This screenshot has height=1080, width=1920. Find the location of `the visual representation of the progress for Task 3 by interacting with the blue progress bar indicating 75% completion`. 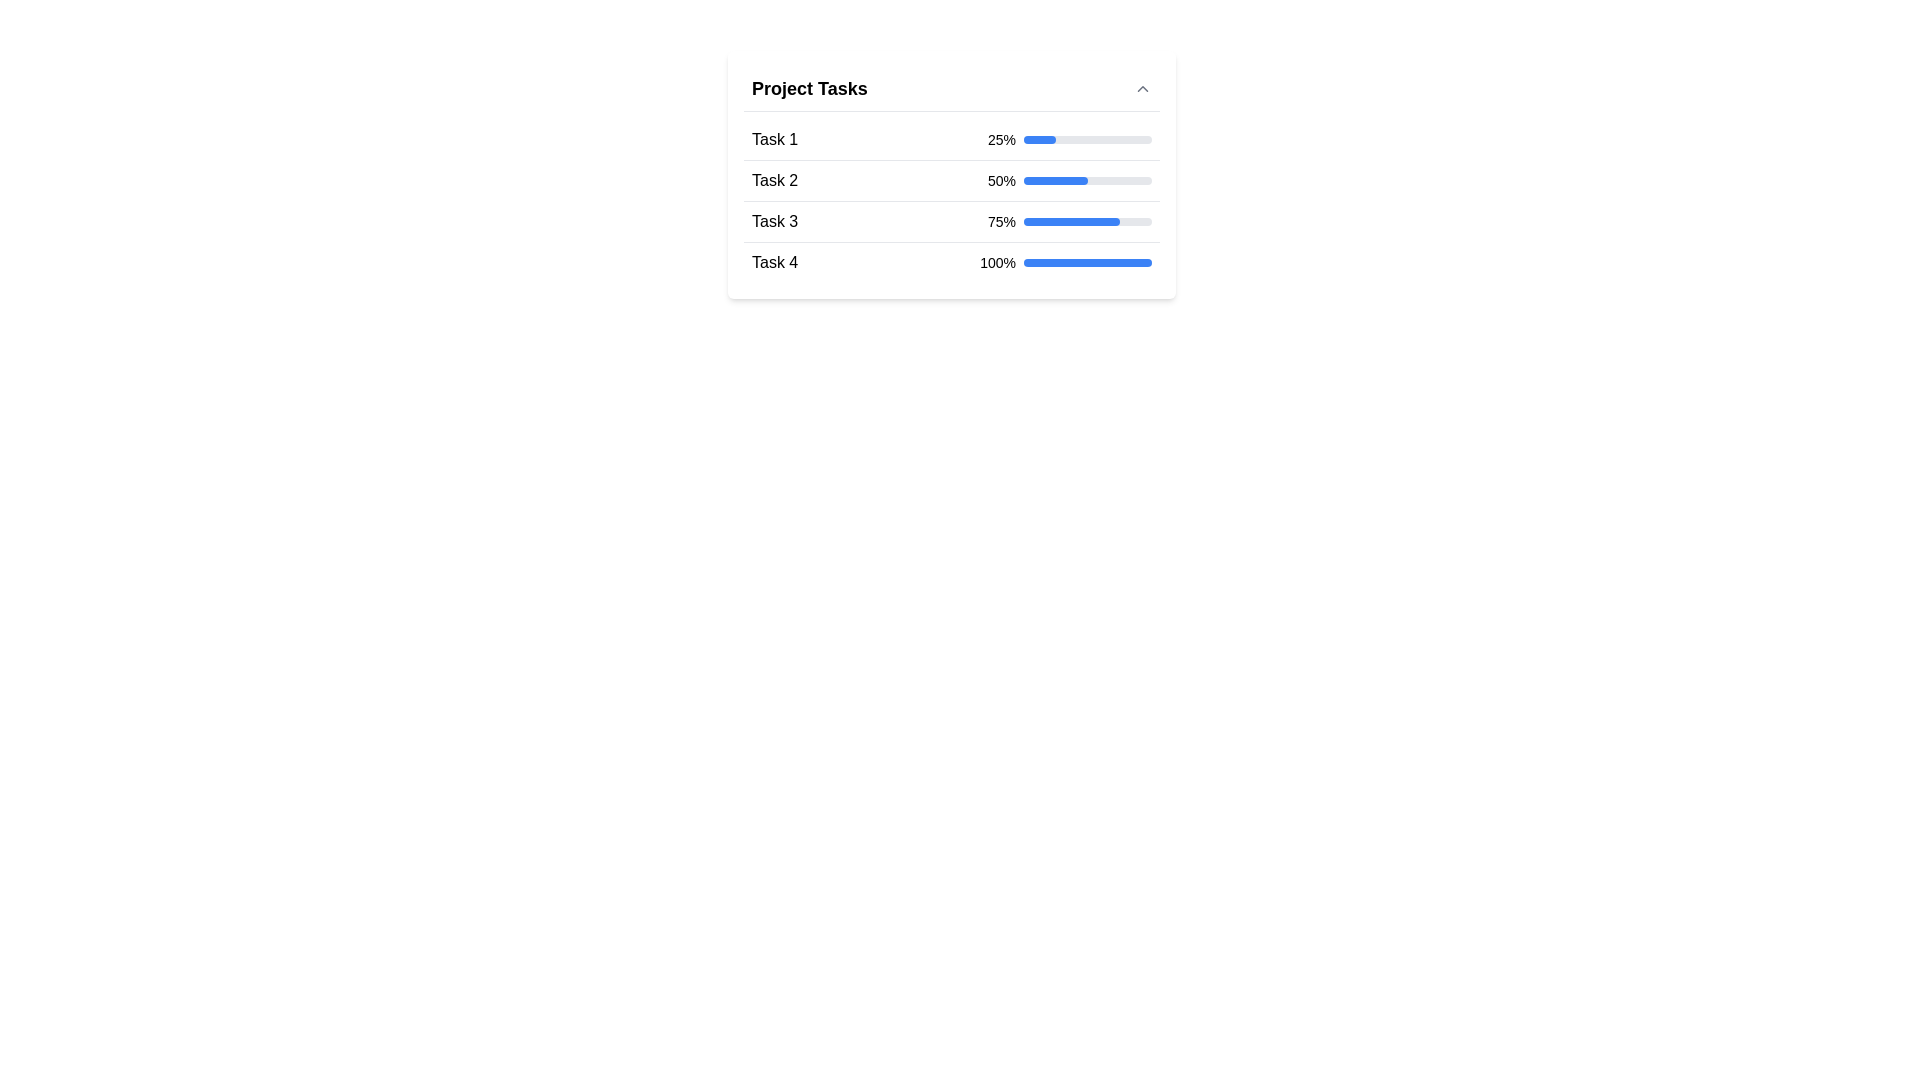

the visual representation of the progress for Task 3 by interacting with the blue progress bar indicating 75% completion is located at coordinates (1070, 222).